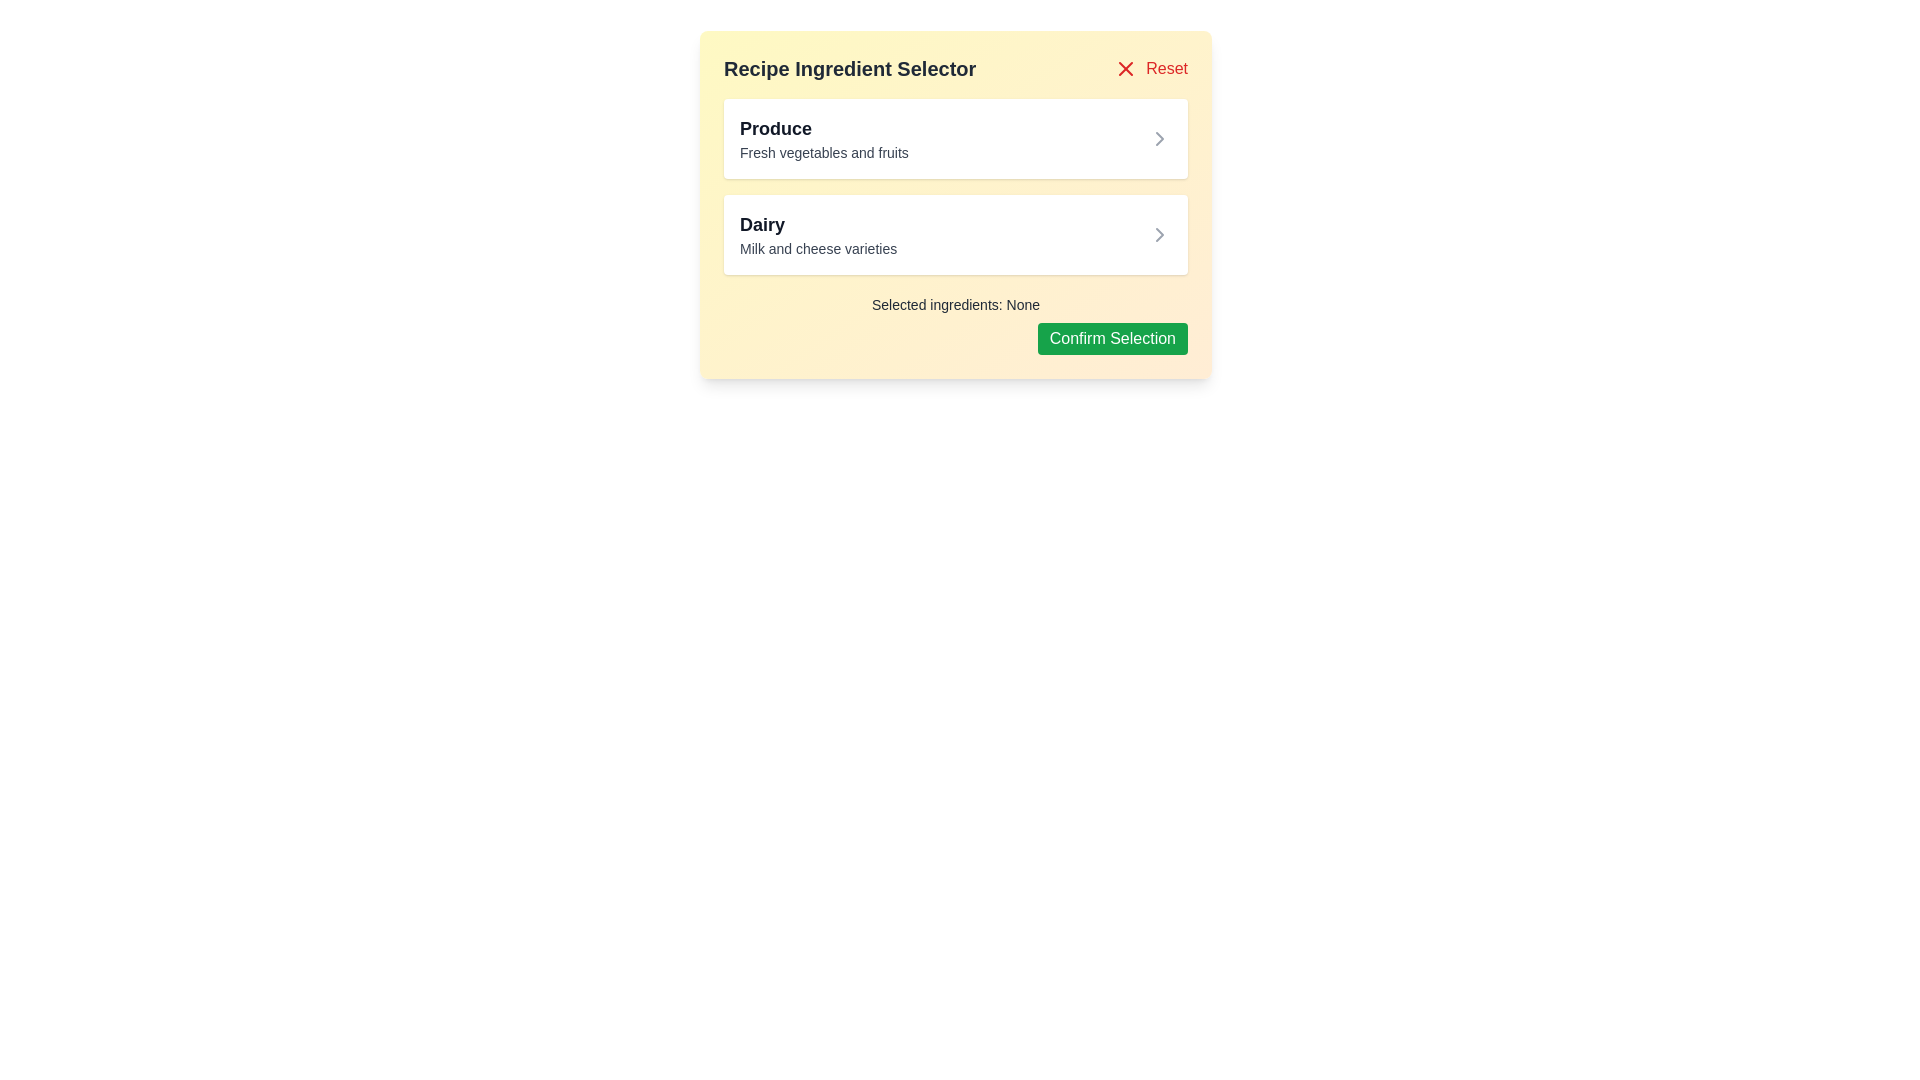 This screenshot has width=1920, height=1080. Describe the element at coordinates (1151, 68) in the screenshot. I see `the 'Reset' button, which is a red-colored text label with an 'X' icon, located in the top-right corner of the 'Recipe Ingredient Selector' component` at that location.